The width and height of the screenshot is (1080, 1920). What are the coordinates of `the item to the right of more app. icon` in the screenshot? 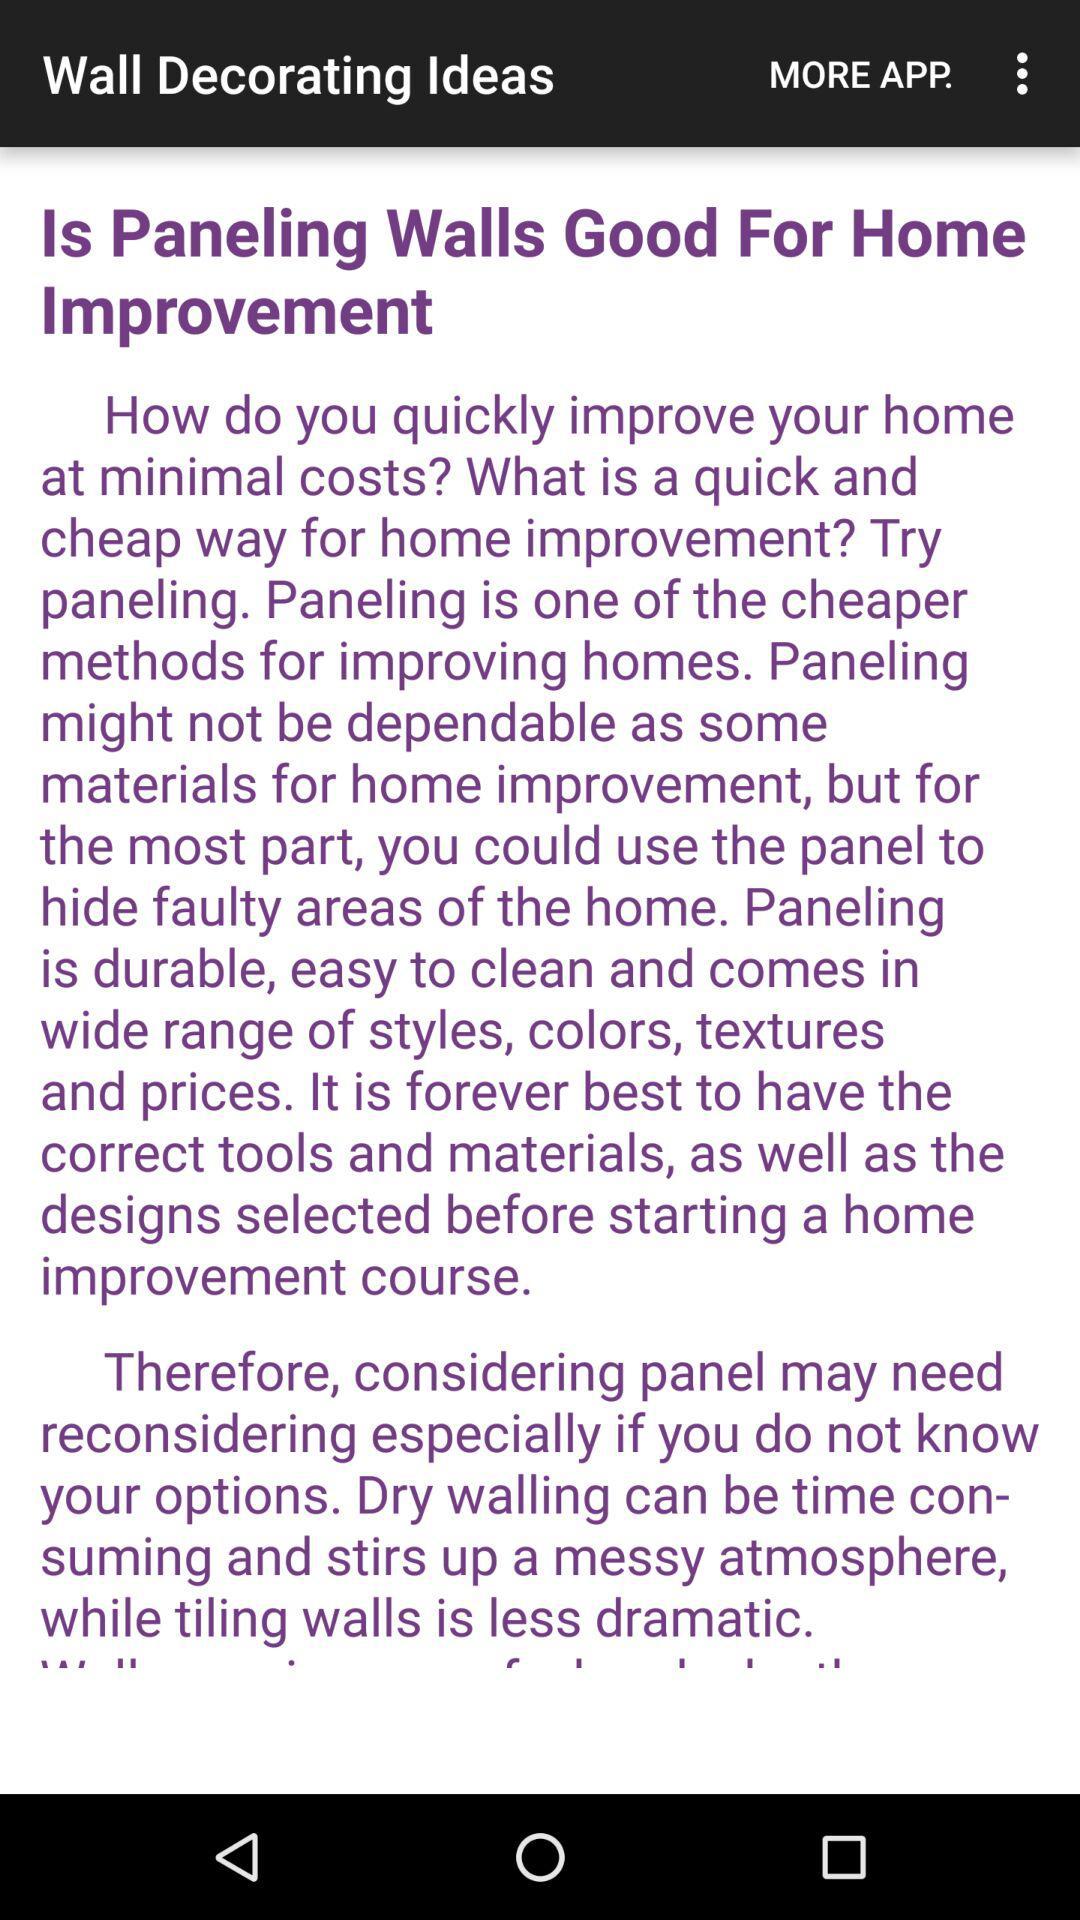 It's located at (1027, 73).